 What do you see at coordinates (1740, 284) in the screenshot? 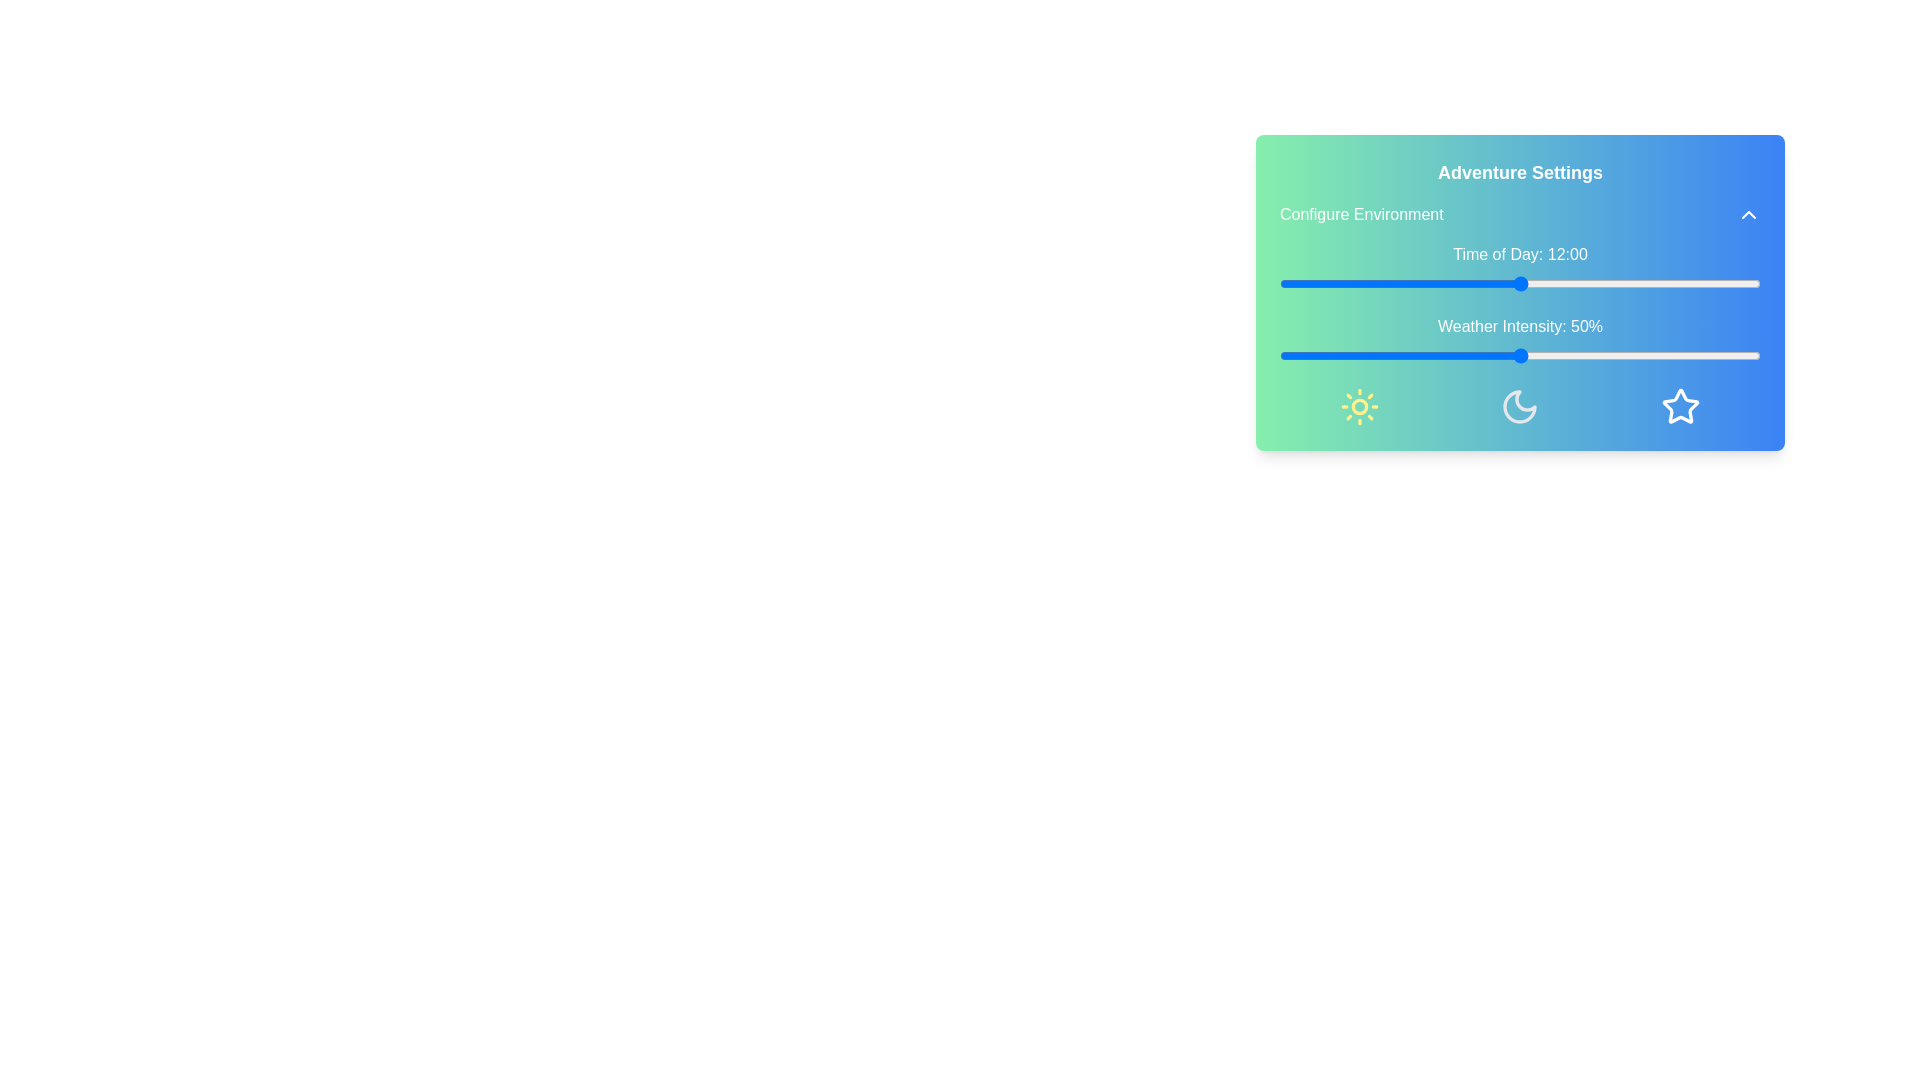
I see `the 'Time of Day' slider to 23 hours` at bounding box center [1740, 284].